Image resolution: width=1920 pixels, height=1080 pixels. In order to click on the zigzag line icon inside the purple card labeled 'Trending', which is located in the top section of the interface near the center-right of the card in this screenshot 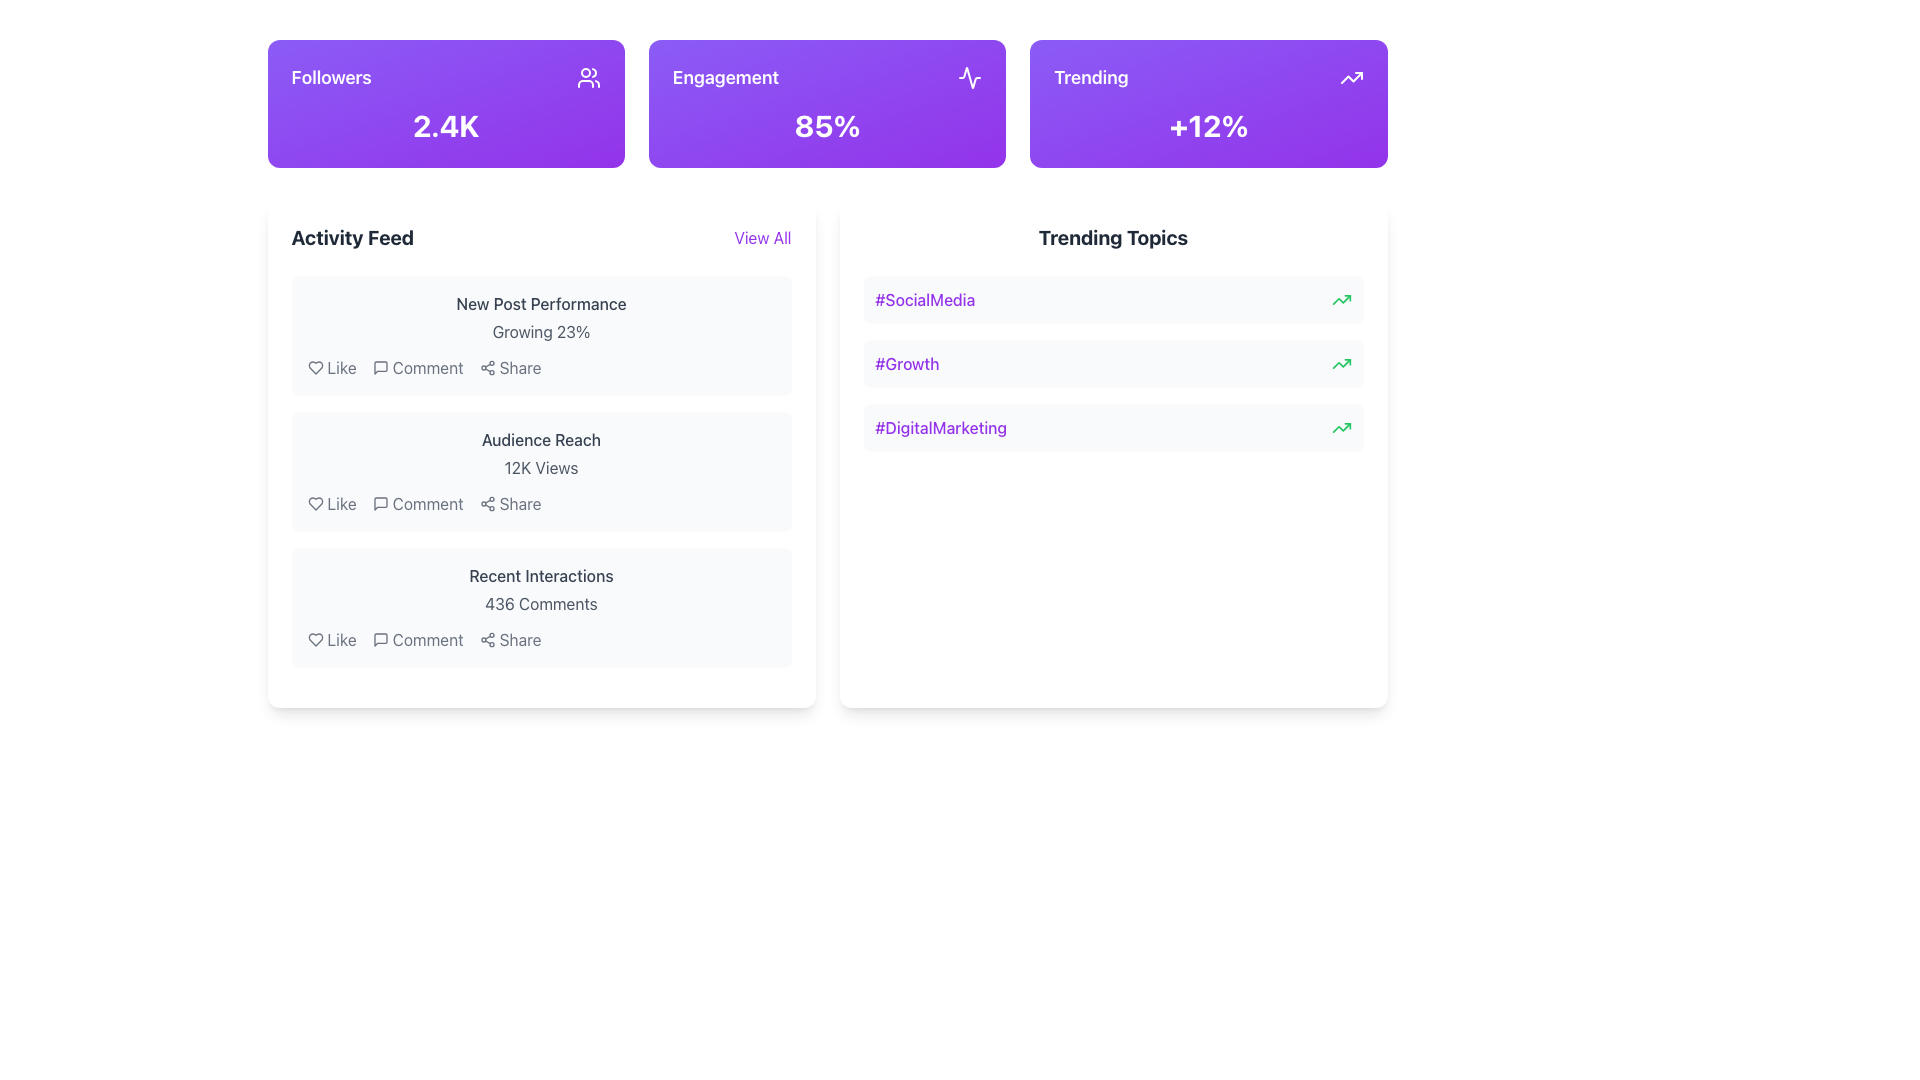, I will do `click(1351, 76)`.